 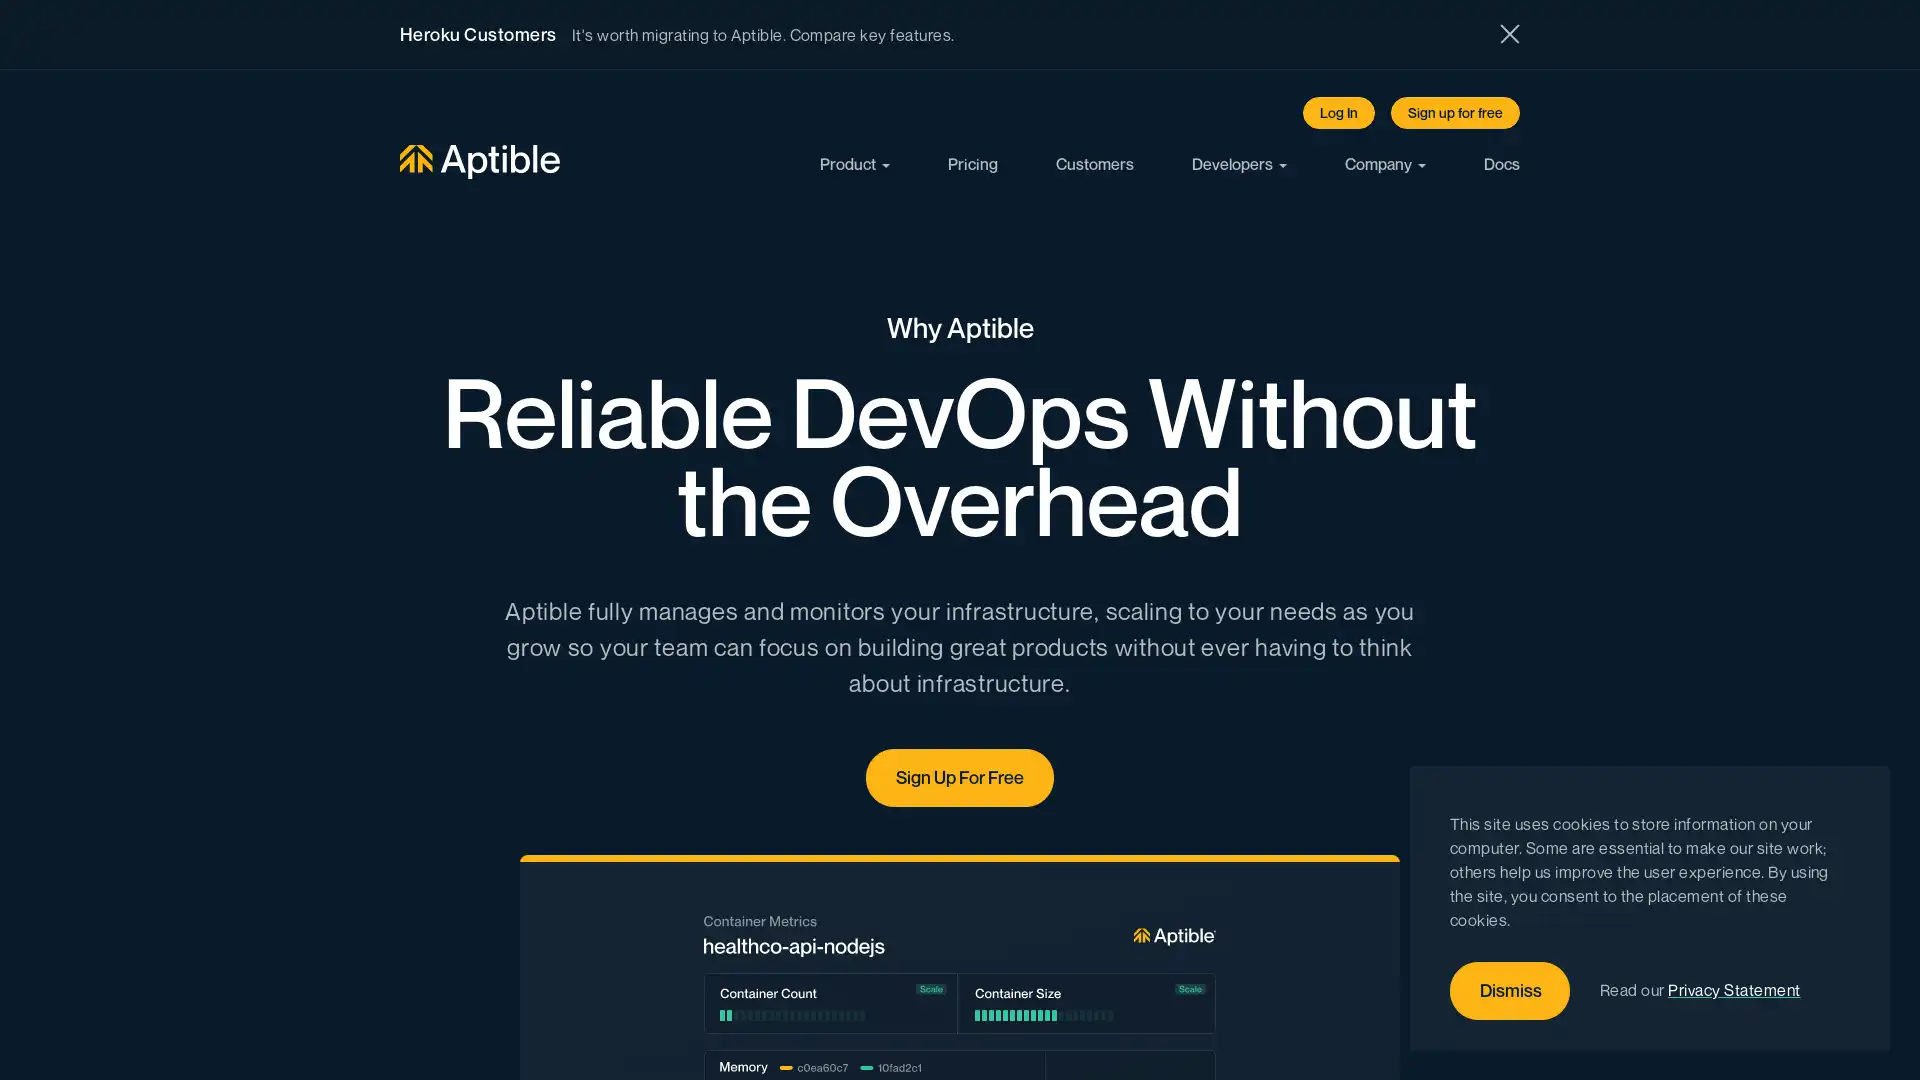 What do you see at coordinates (960, 776) in the screenshot?
I see `Sign Up For Free` at bounding box center [960, 776].